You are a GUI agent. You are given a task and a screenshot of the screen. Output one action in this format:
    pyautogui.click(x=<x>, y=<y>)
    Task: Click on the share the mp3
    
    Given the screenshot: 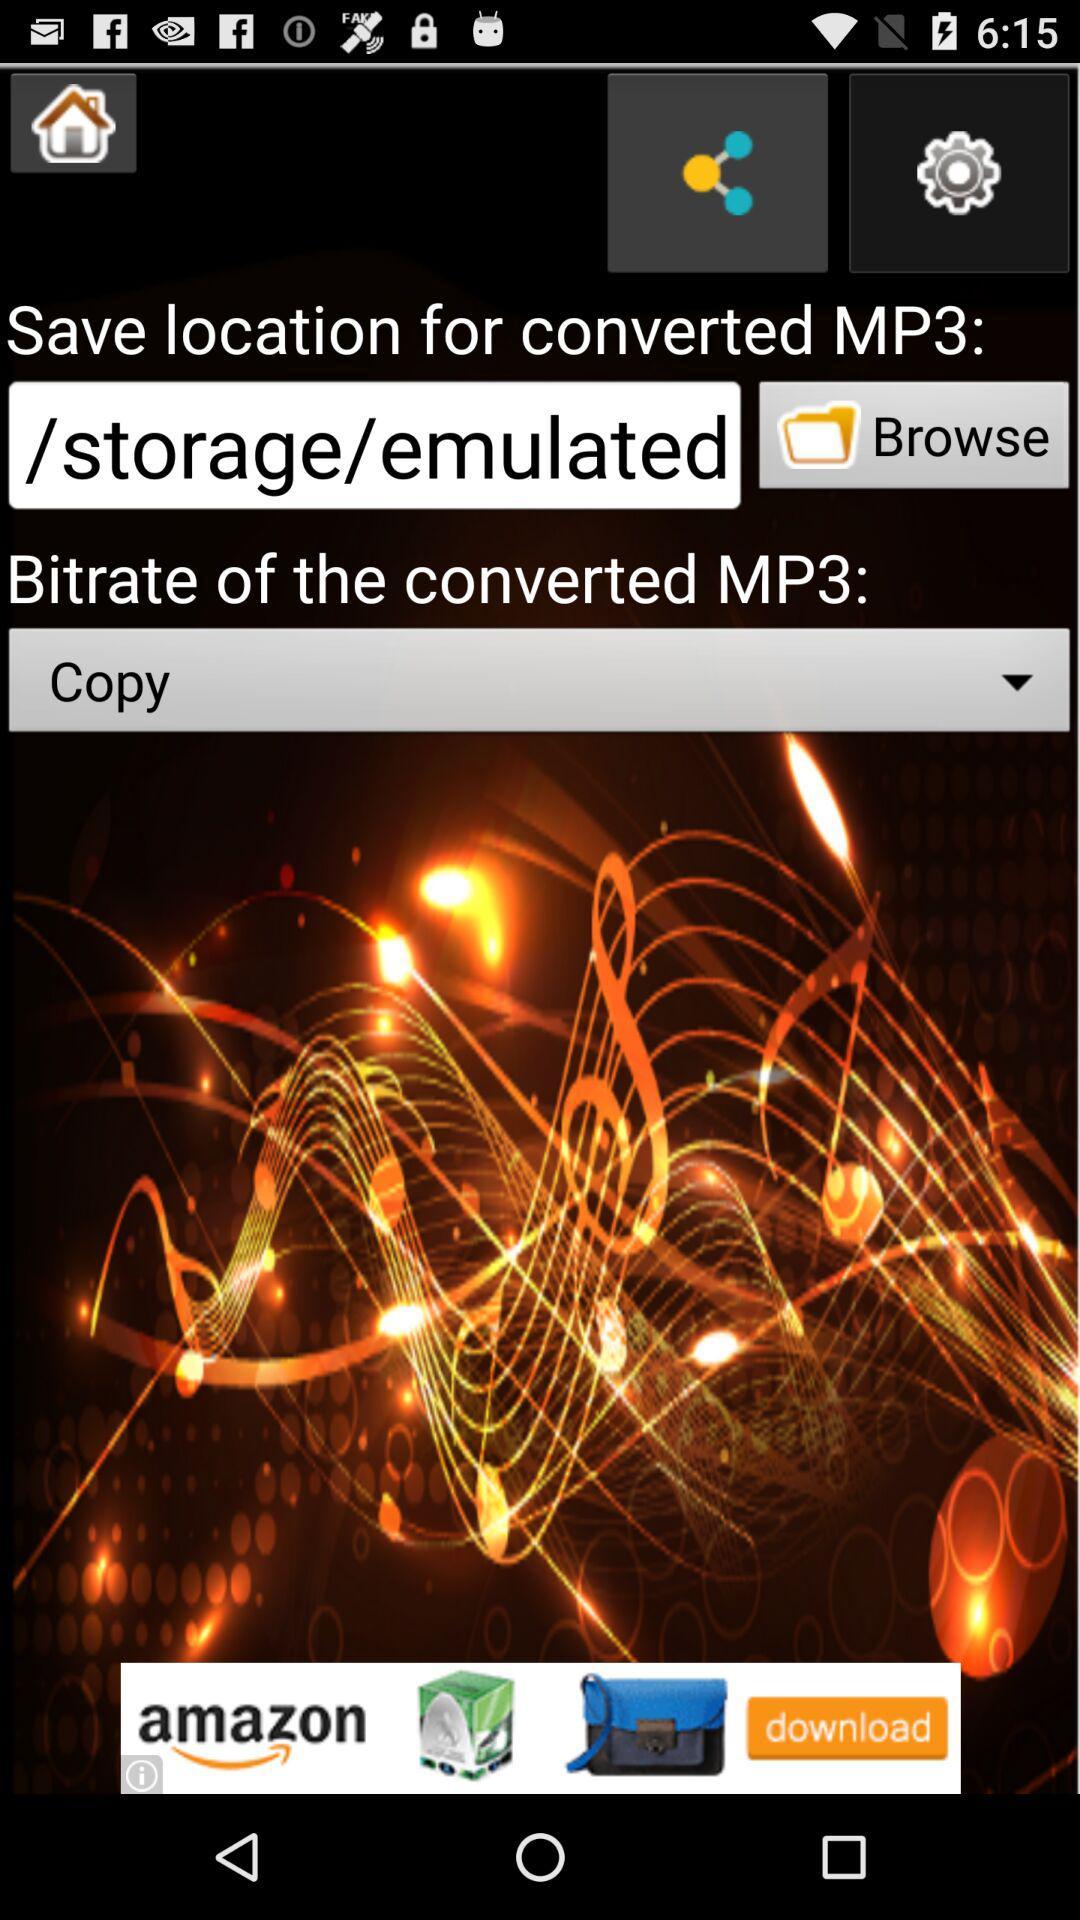 What is the action you would take?
    pyautogui.click(x=716, y=173)
    